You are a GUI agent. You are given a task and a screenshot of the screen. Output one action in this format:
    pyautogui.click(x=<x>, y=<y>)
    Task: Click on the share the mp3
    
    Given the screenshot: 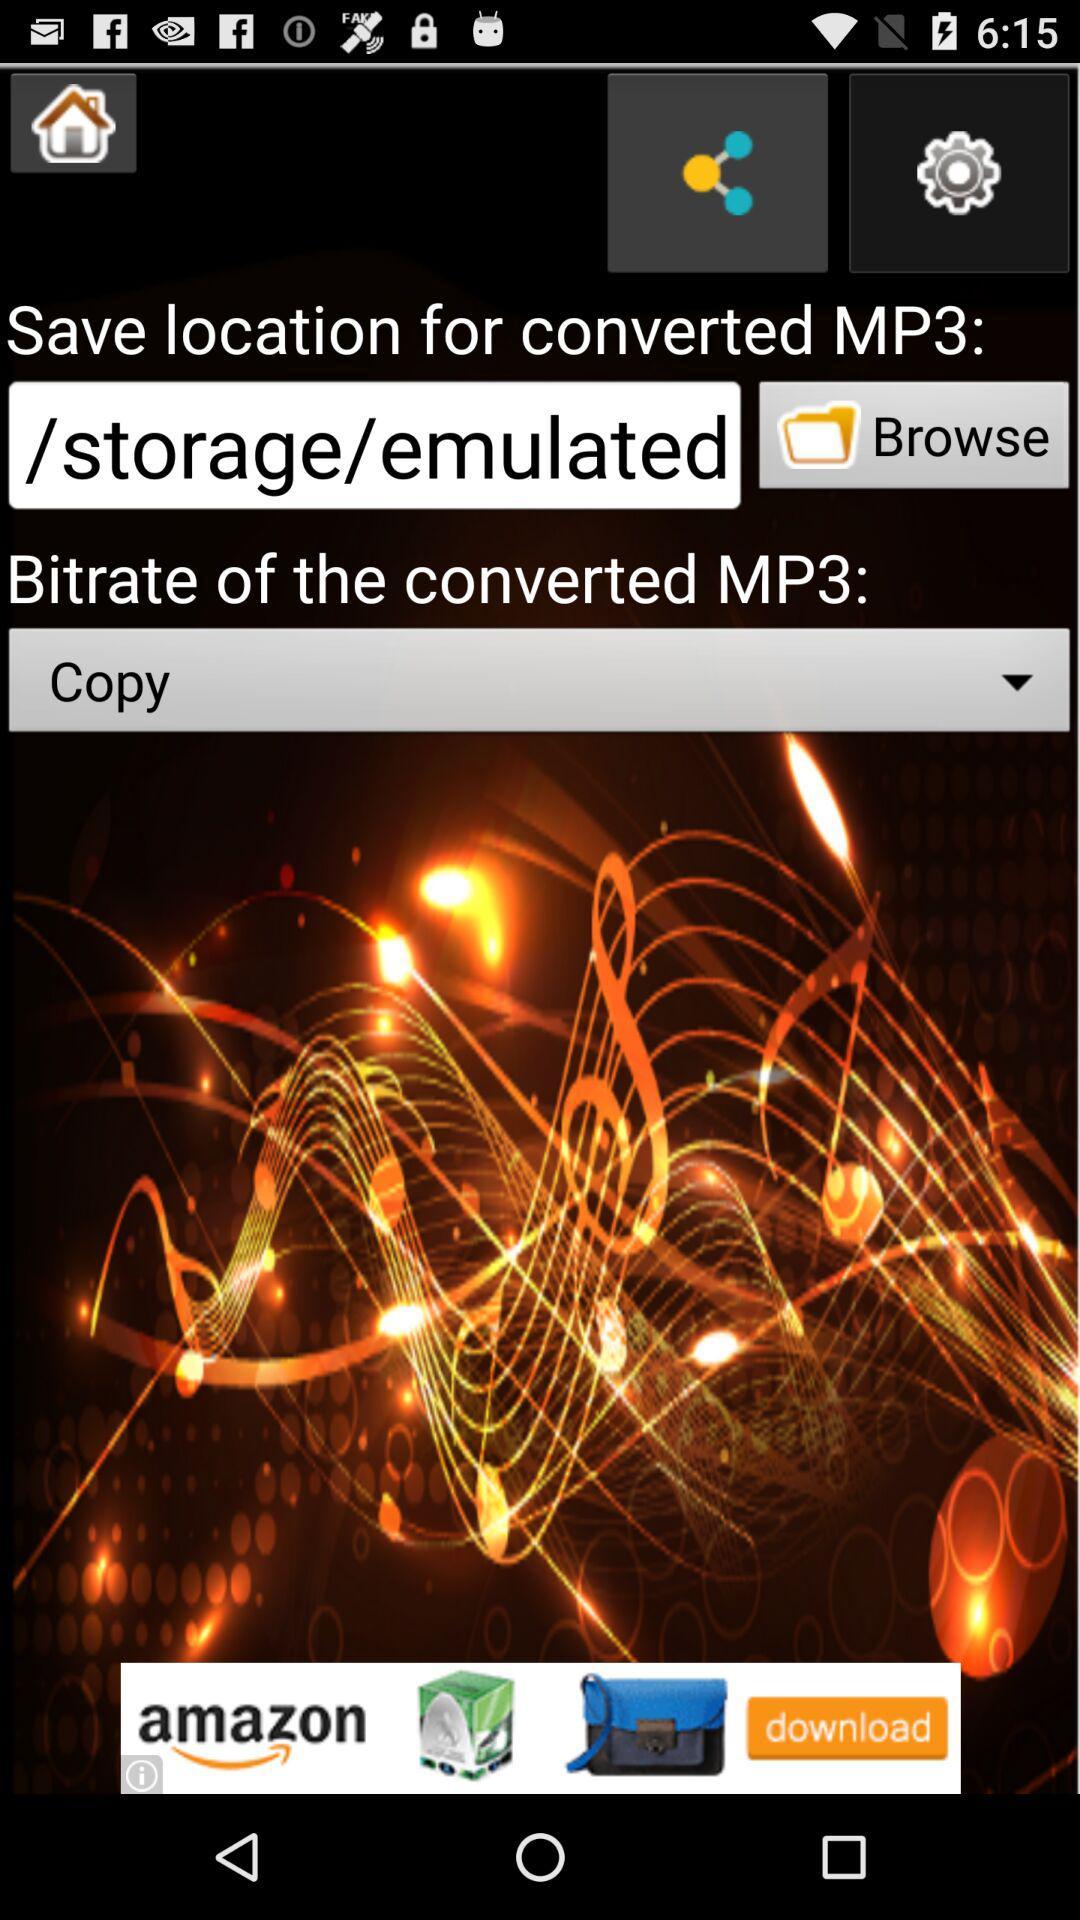 What is the action you would take?
    pyautogui.click(x=716, y=173)
    